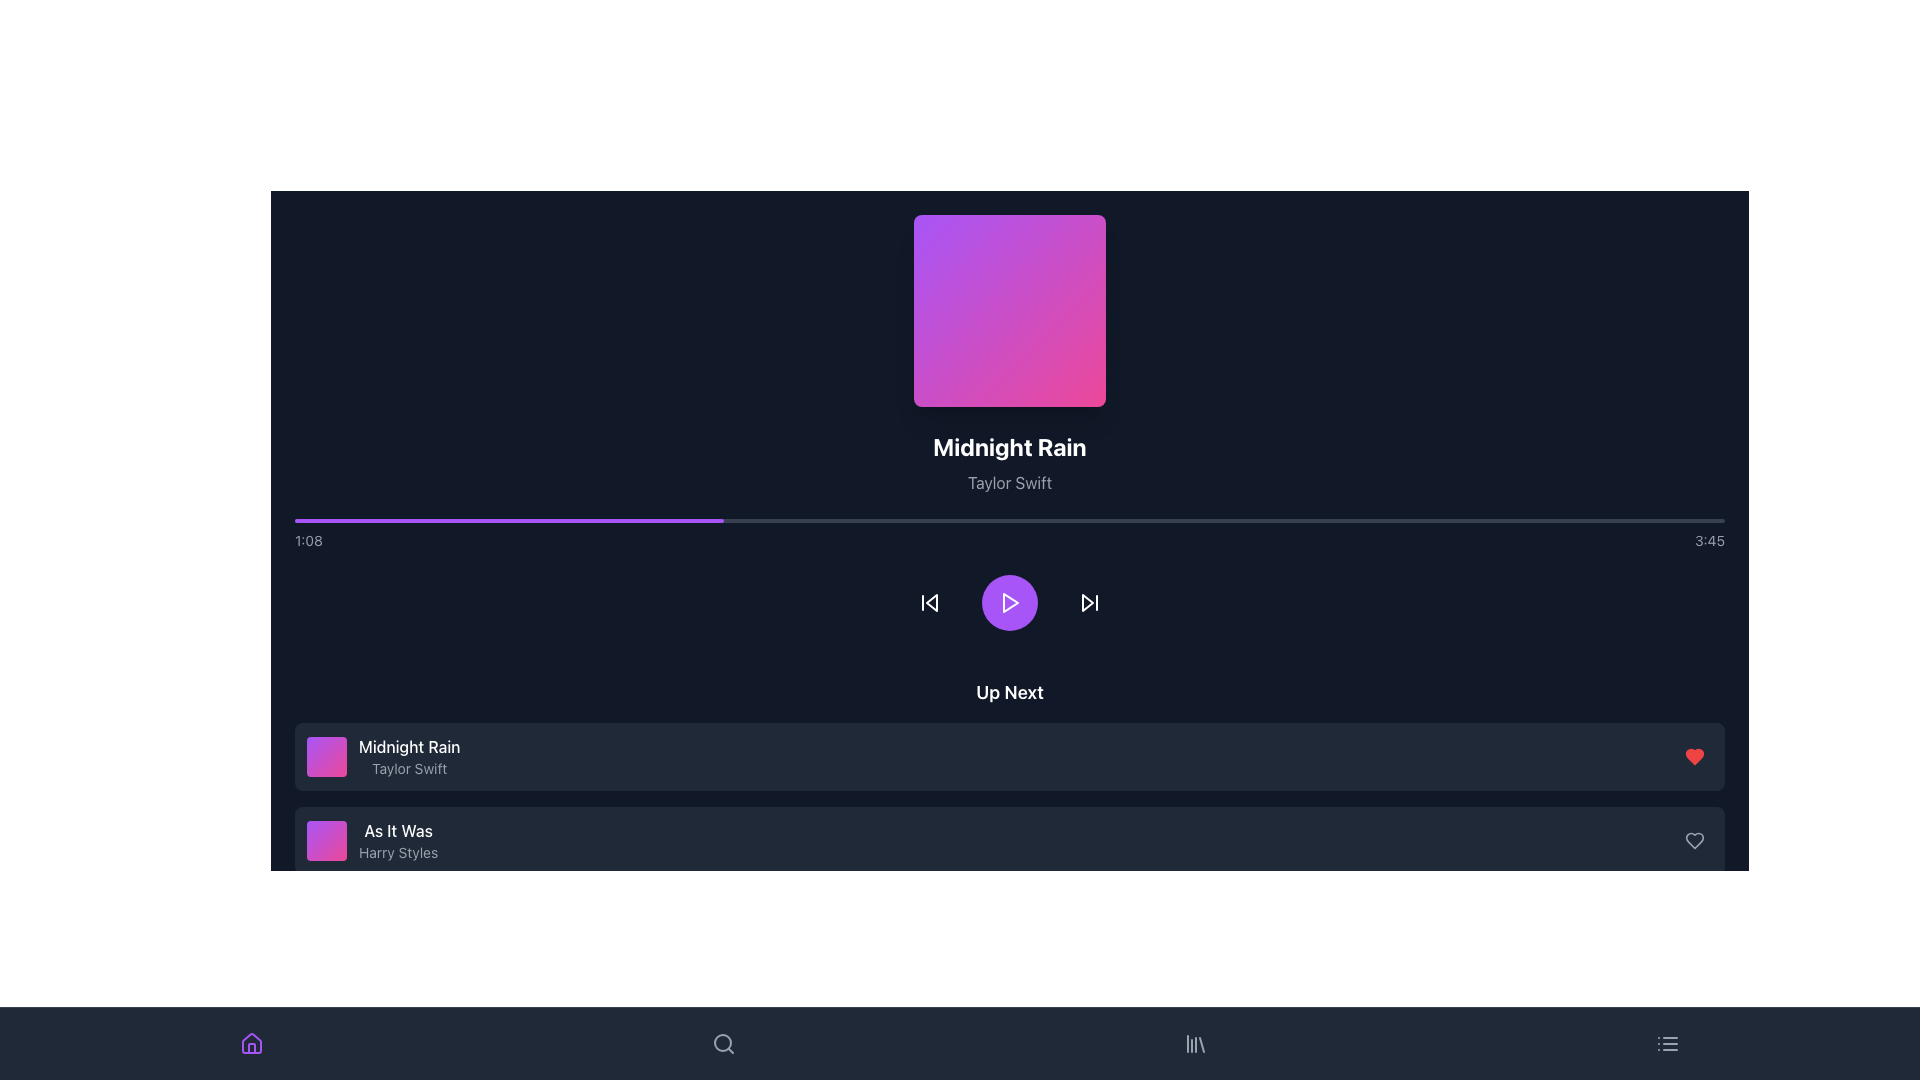  Describe the element at coordinates (509, 519) in the screenshot. I see `the progress bar segment which indicates the percentage of completion, located near the top section of the interface` at that location.